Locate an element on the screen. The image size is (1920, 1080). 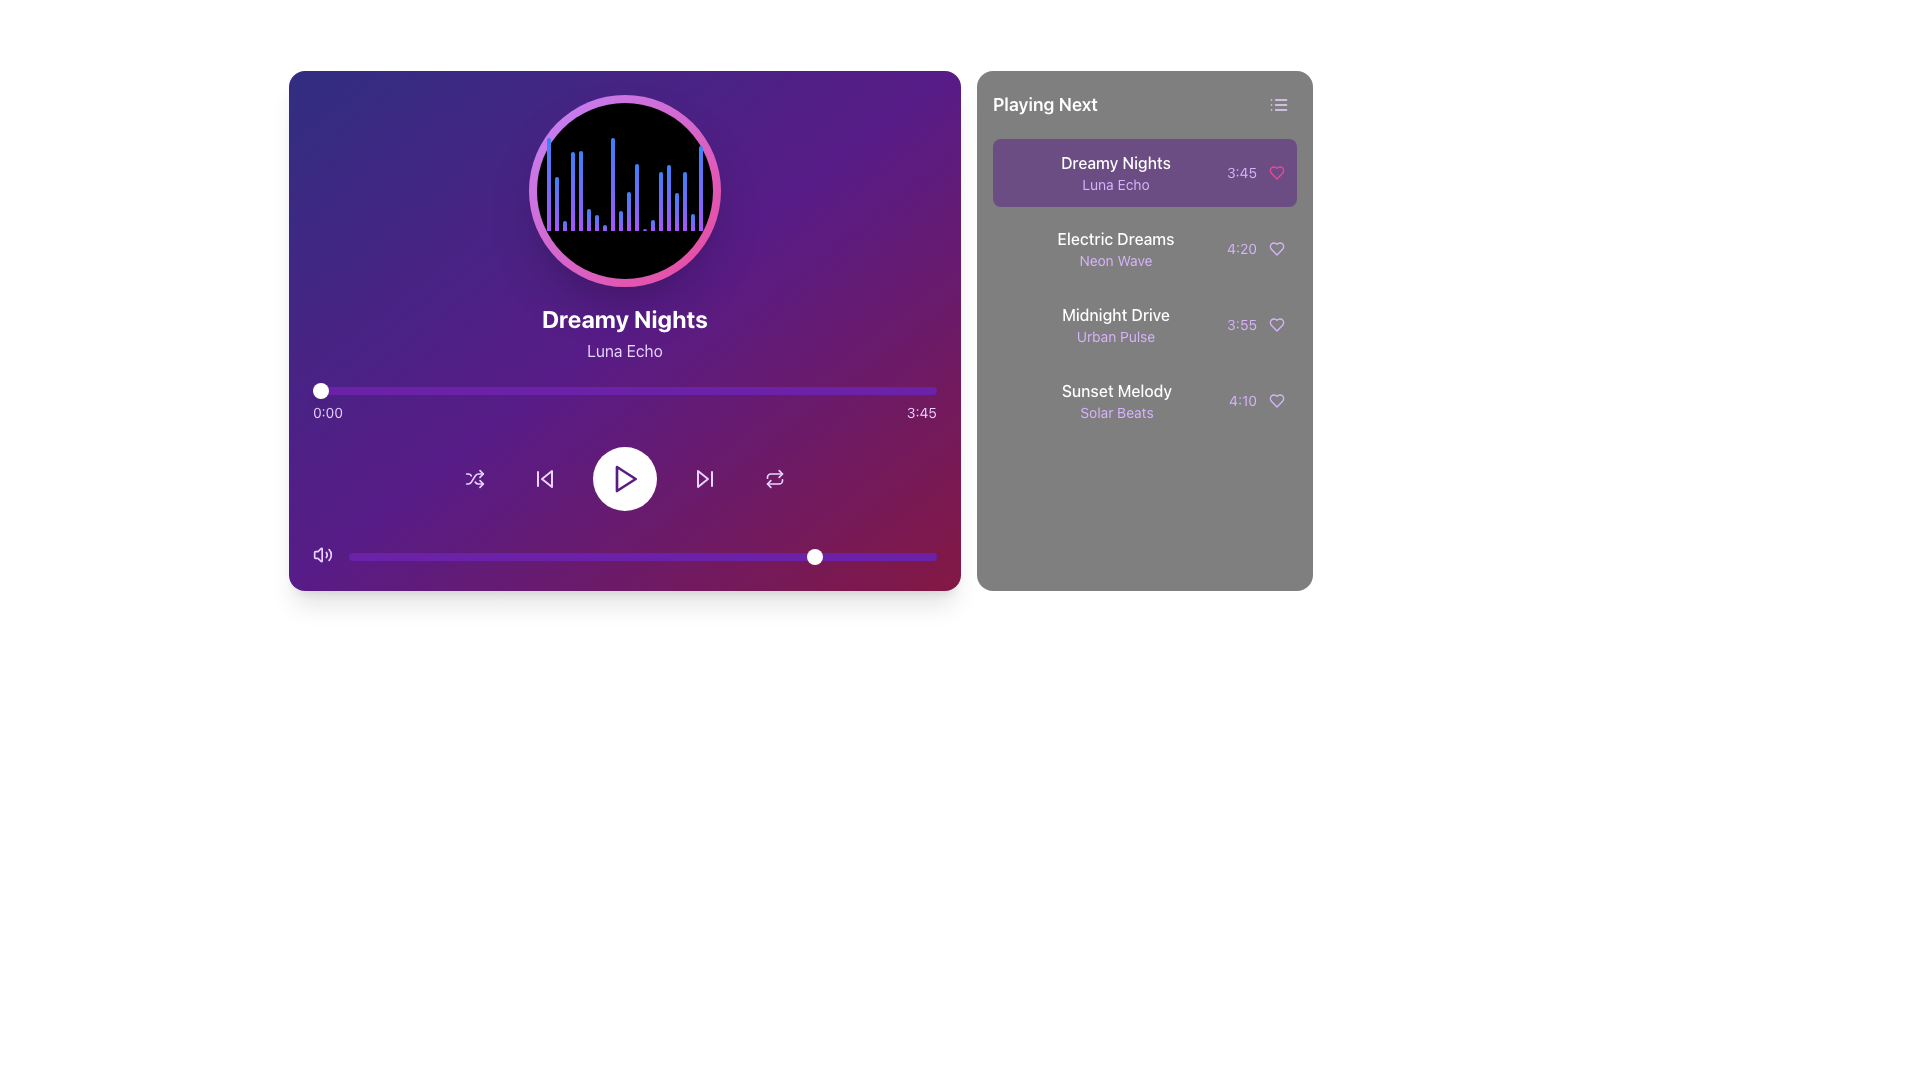
the 9th bar in the bar chart that visually represents audio levels, located at the center of a circular display at the top section of the layout is located at coordinates (611, 184).